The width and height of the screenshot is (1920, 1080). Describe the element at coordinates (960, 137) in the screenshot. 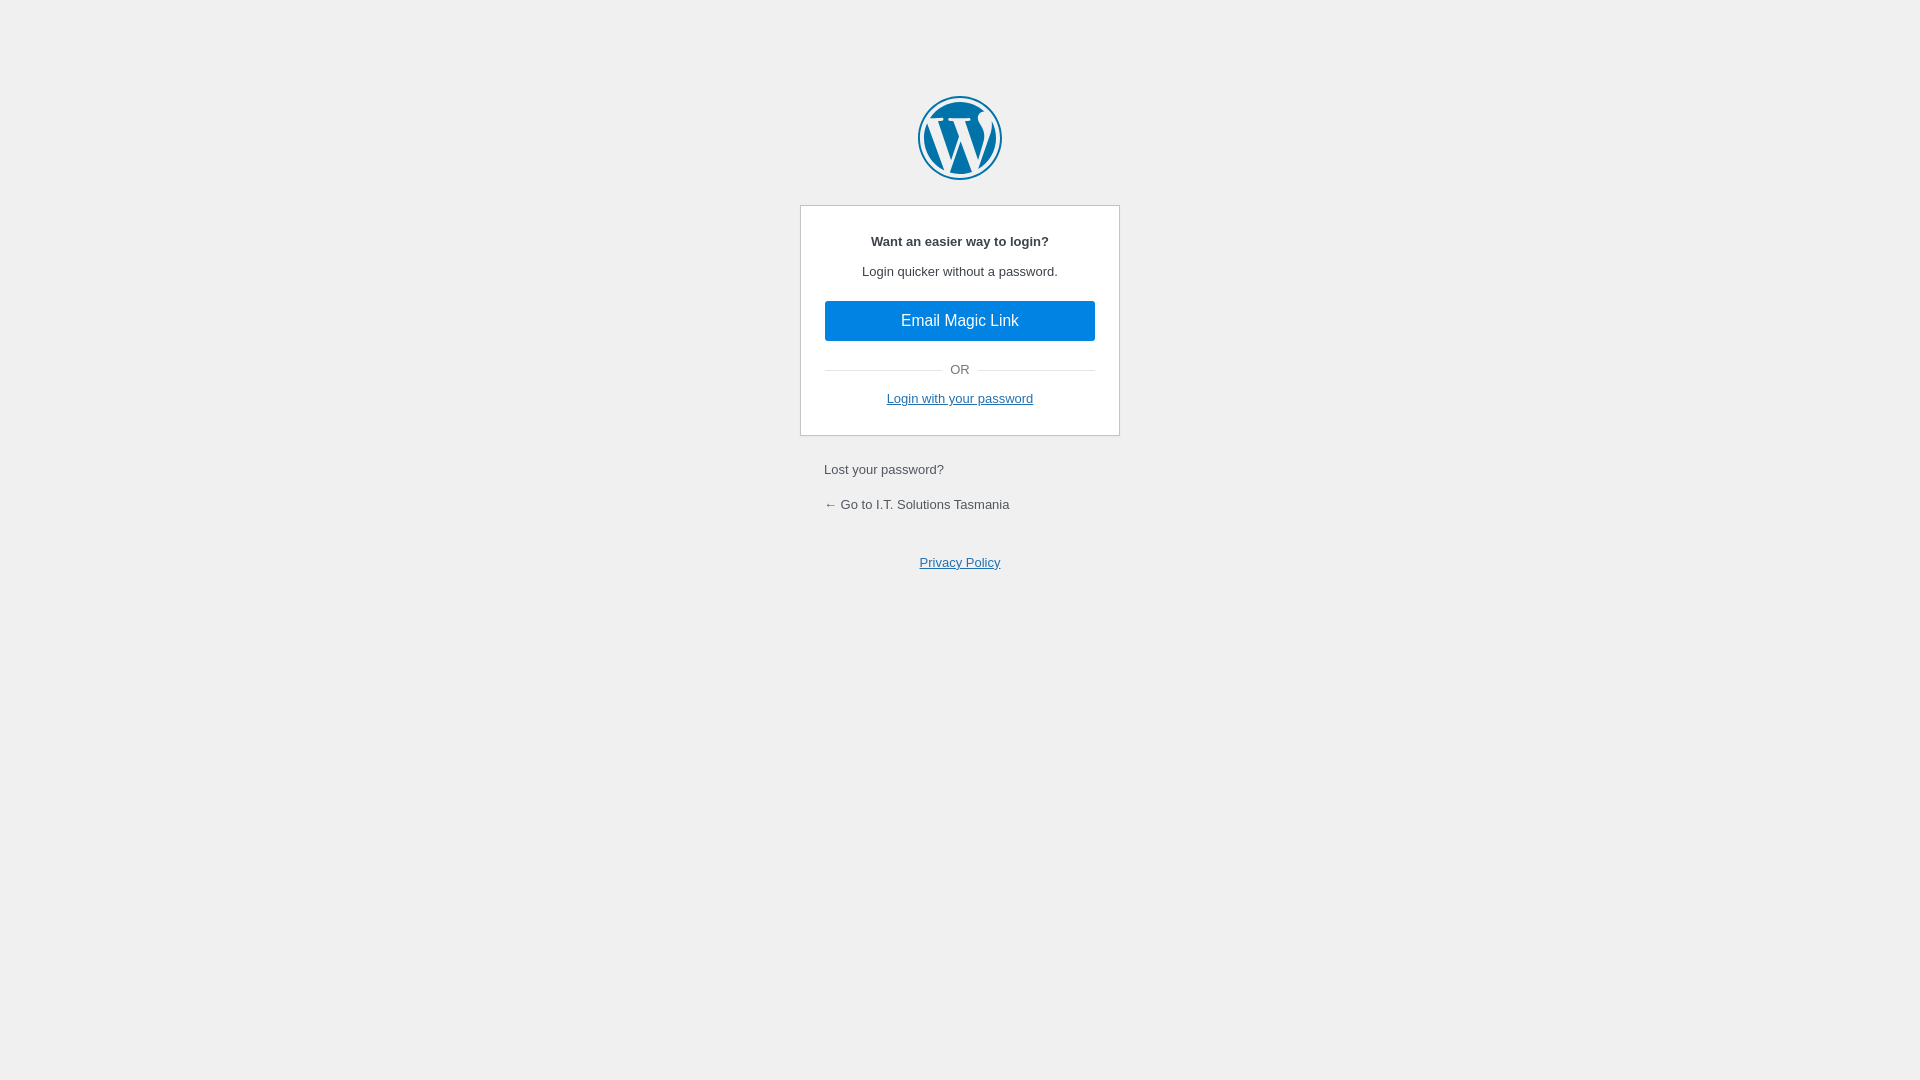

I see `'Powered by WordPress'` at that location.